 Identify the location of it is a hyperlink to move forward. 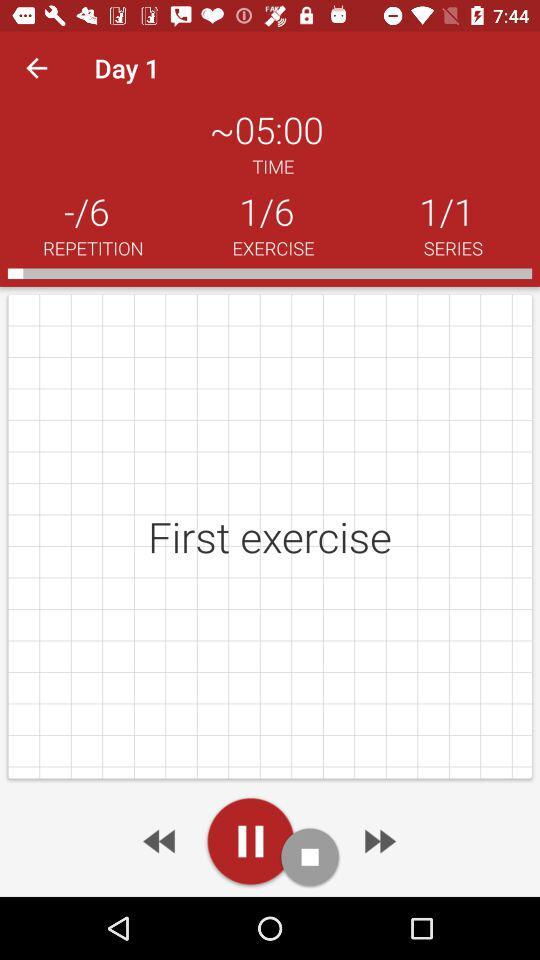
(378, 840).